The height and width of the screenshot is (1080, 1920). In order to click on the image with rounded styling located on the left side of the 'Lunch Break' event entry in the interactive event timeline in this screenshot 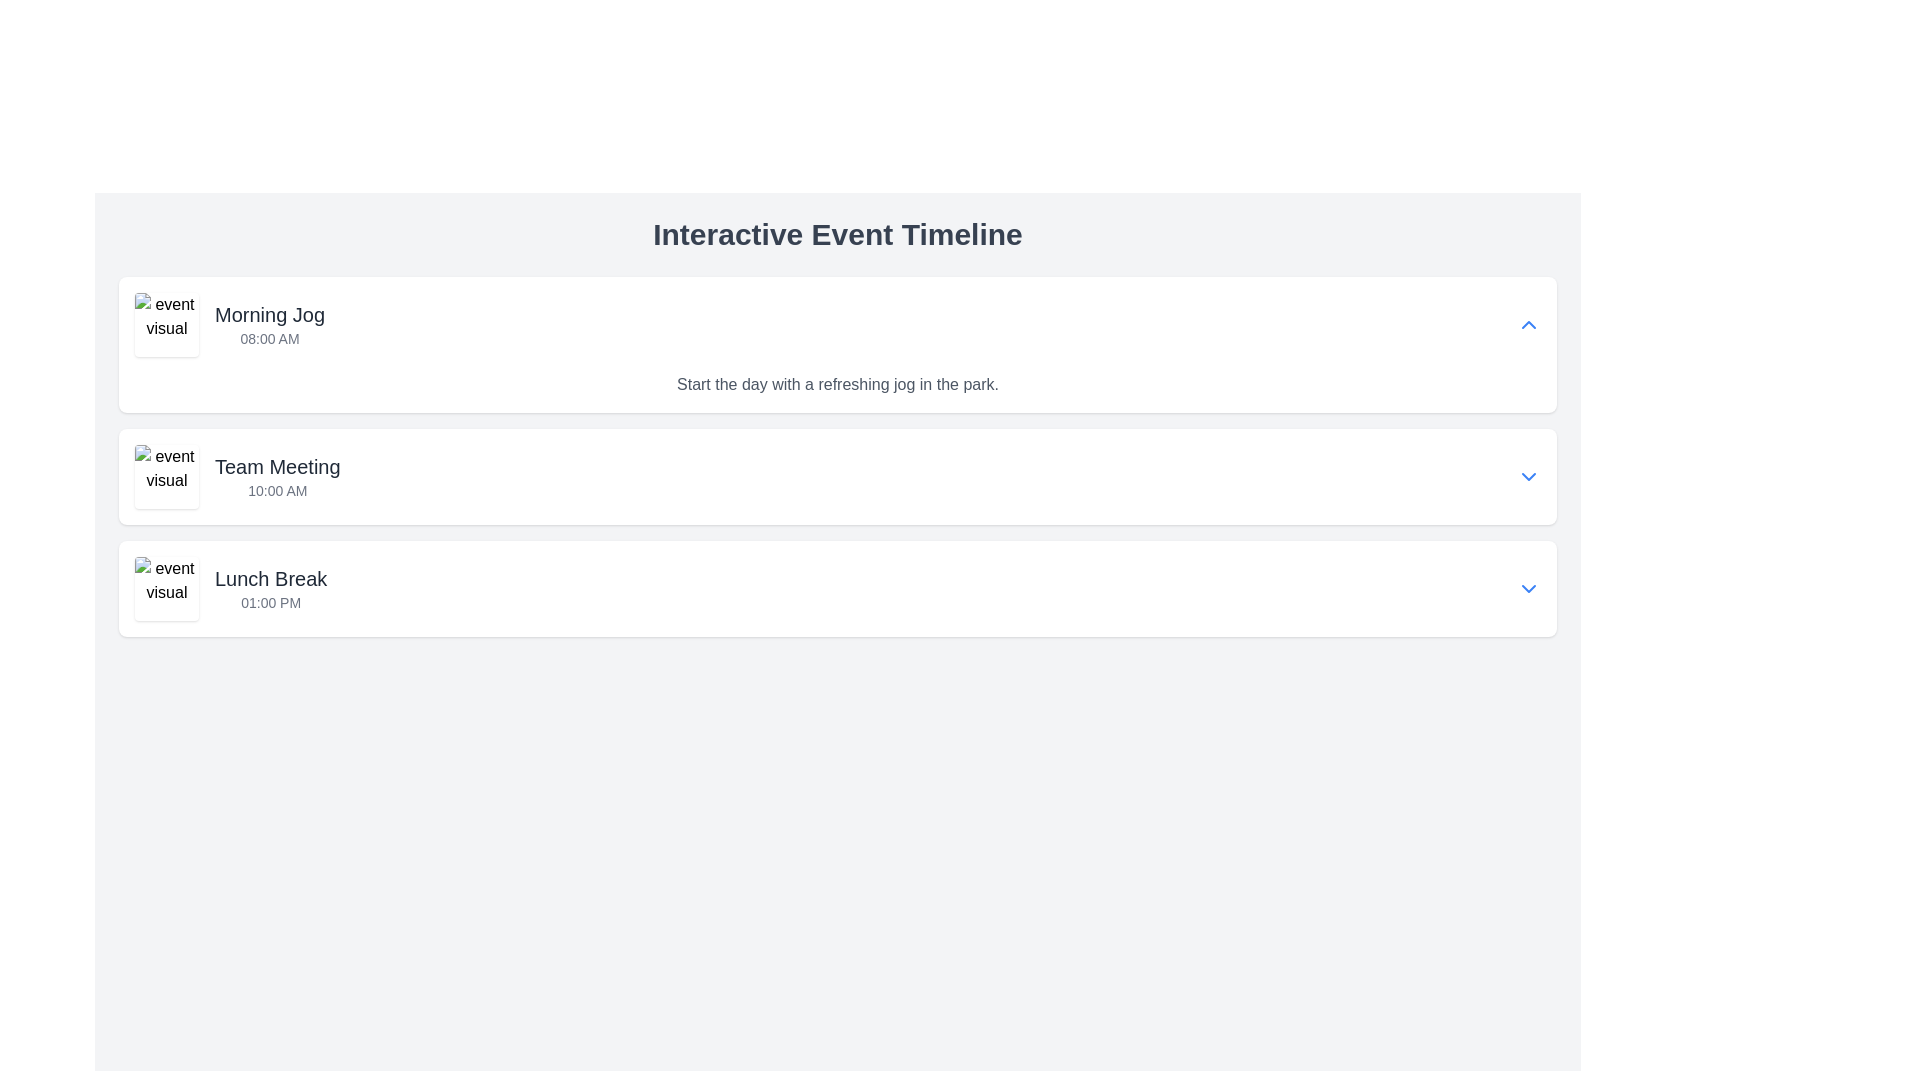, I will do `click(167, 588)`.